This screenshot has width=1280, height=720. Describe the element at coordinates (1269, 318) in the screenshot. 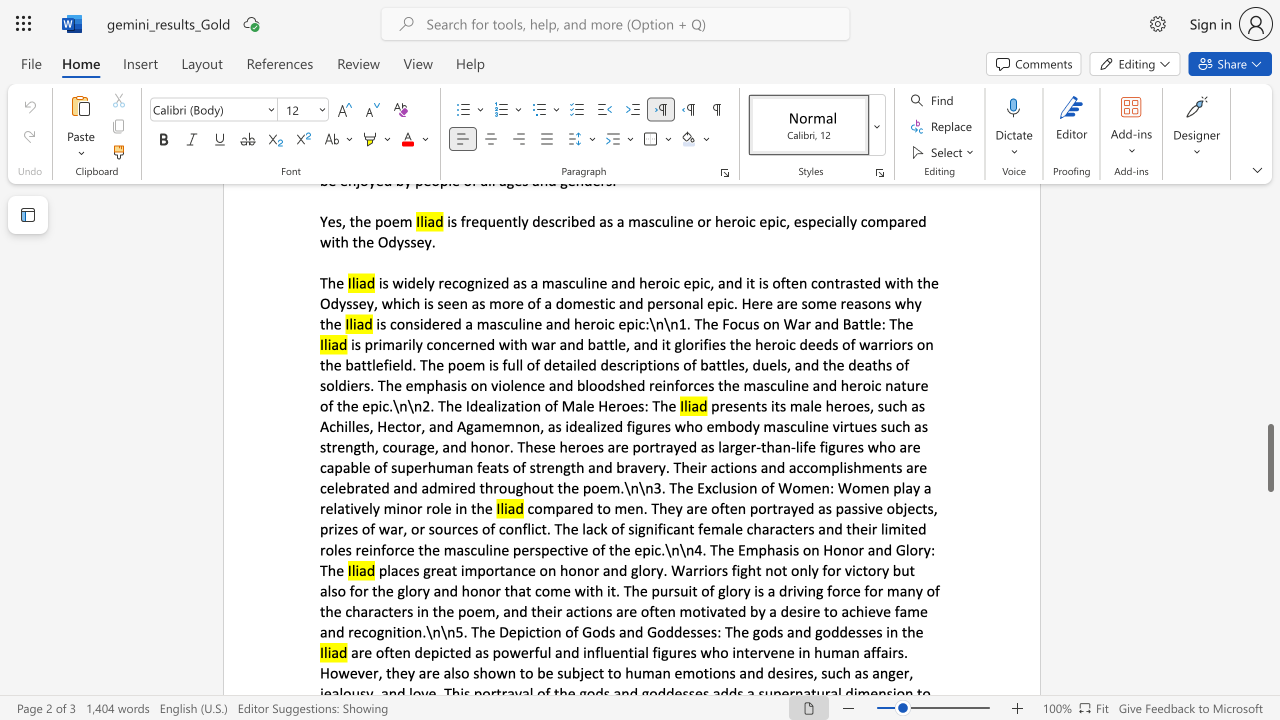

I see `the vertical scrollbar to raise the page content` at that location.